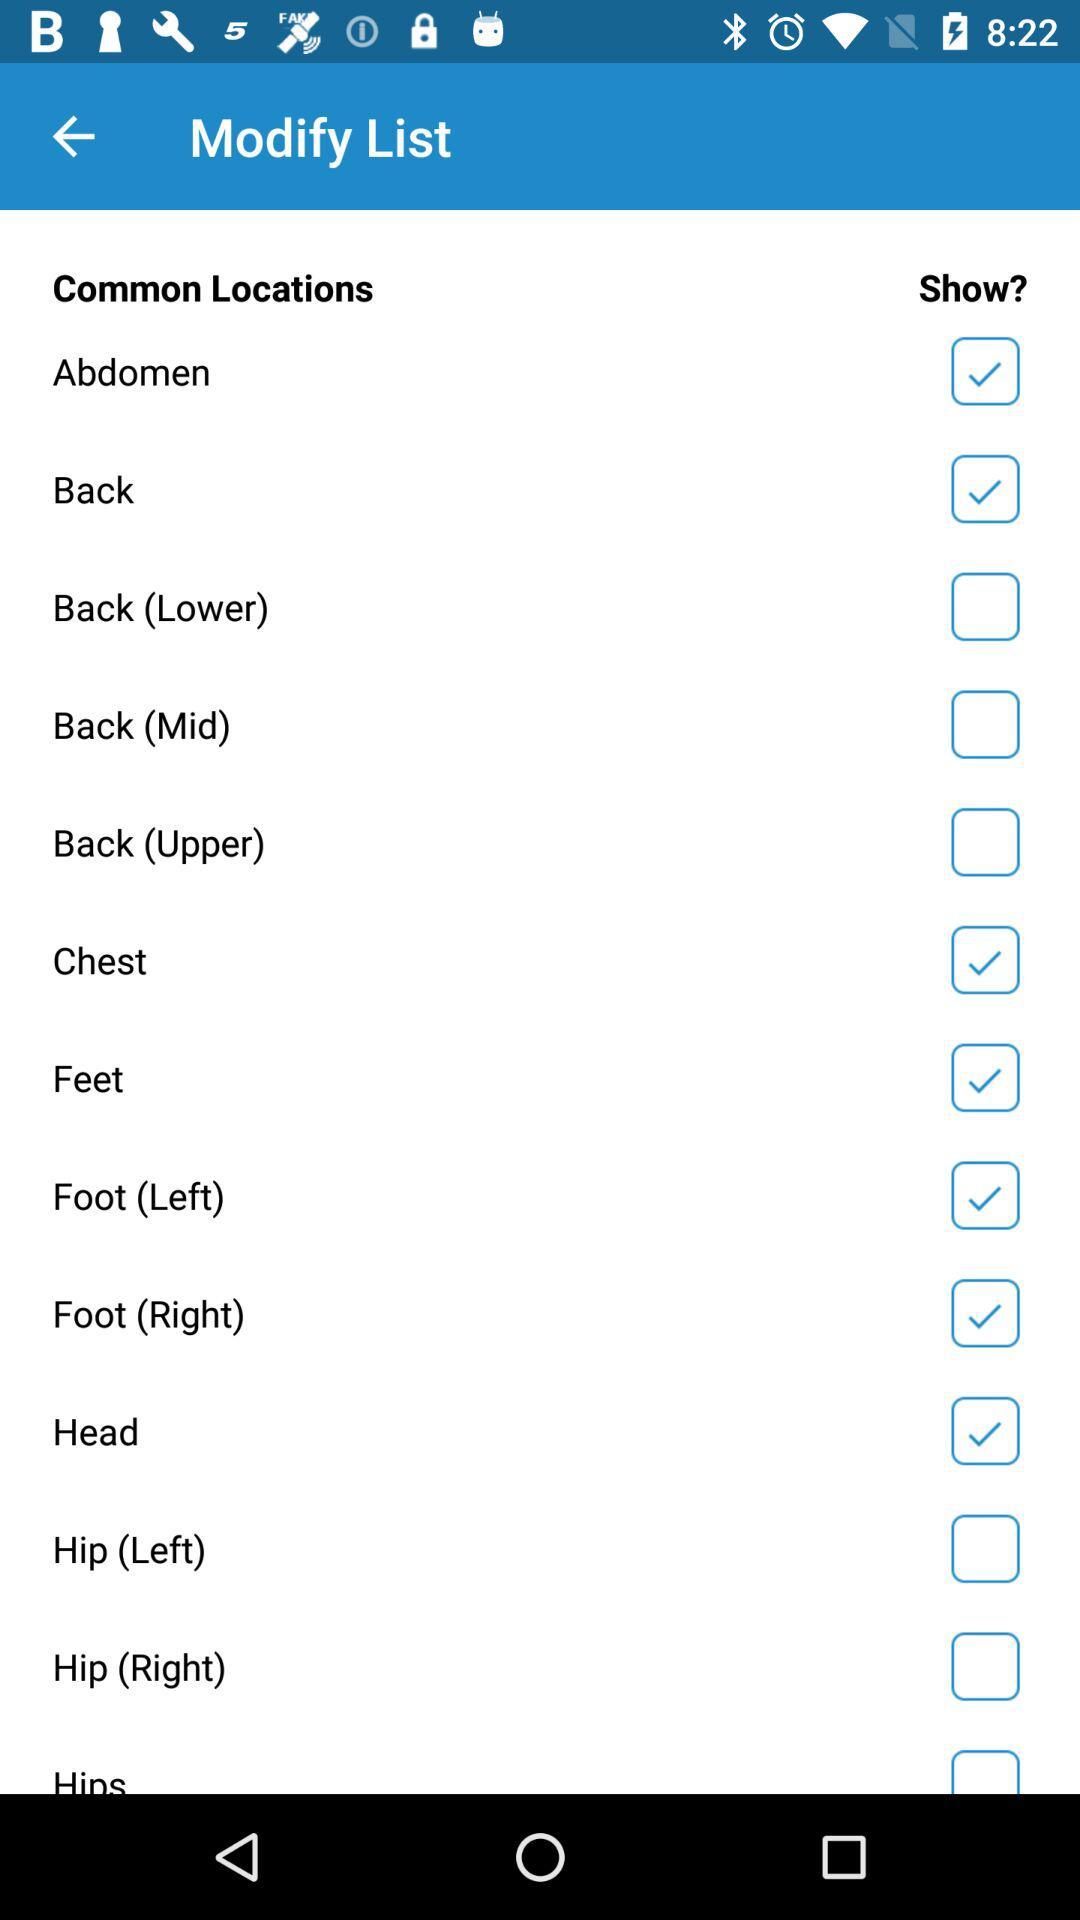 Image resolution: width=1080 pixels, height=1920 pixels. Describe the element at coordinates (984, 1768) in the screenshot. I see `box to select hips` at that location.